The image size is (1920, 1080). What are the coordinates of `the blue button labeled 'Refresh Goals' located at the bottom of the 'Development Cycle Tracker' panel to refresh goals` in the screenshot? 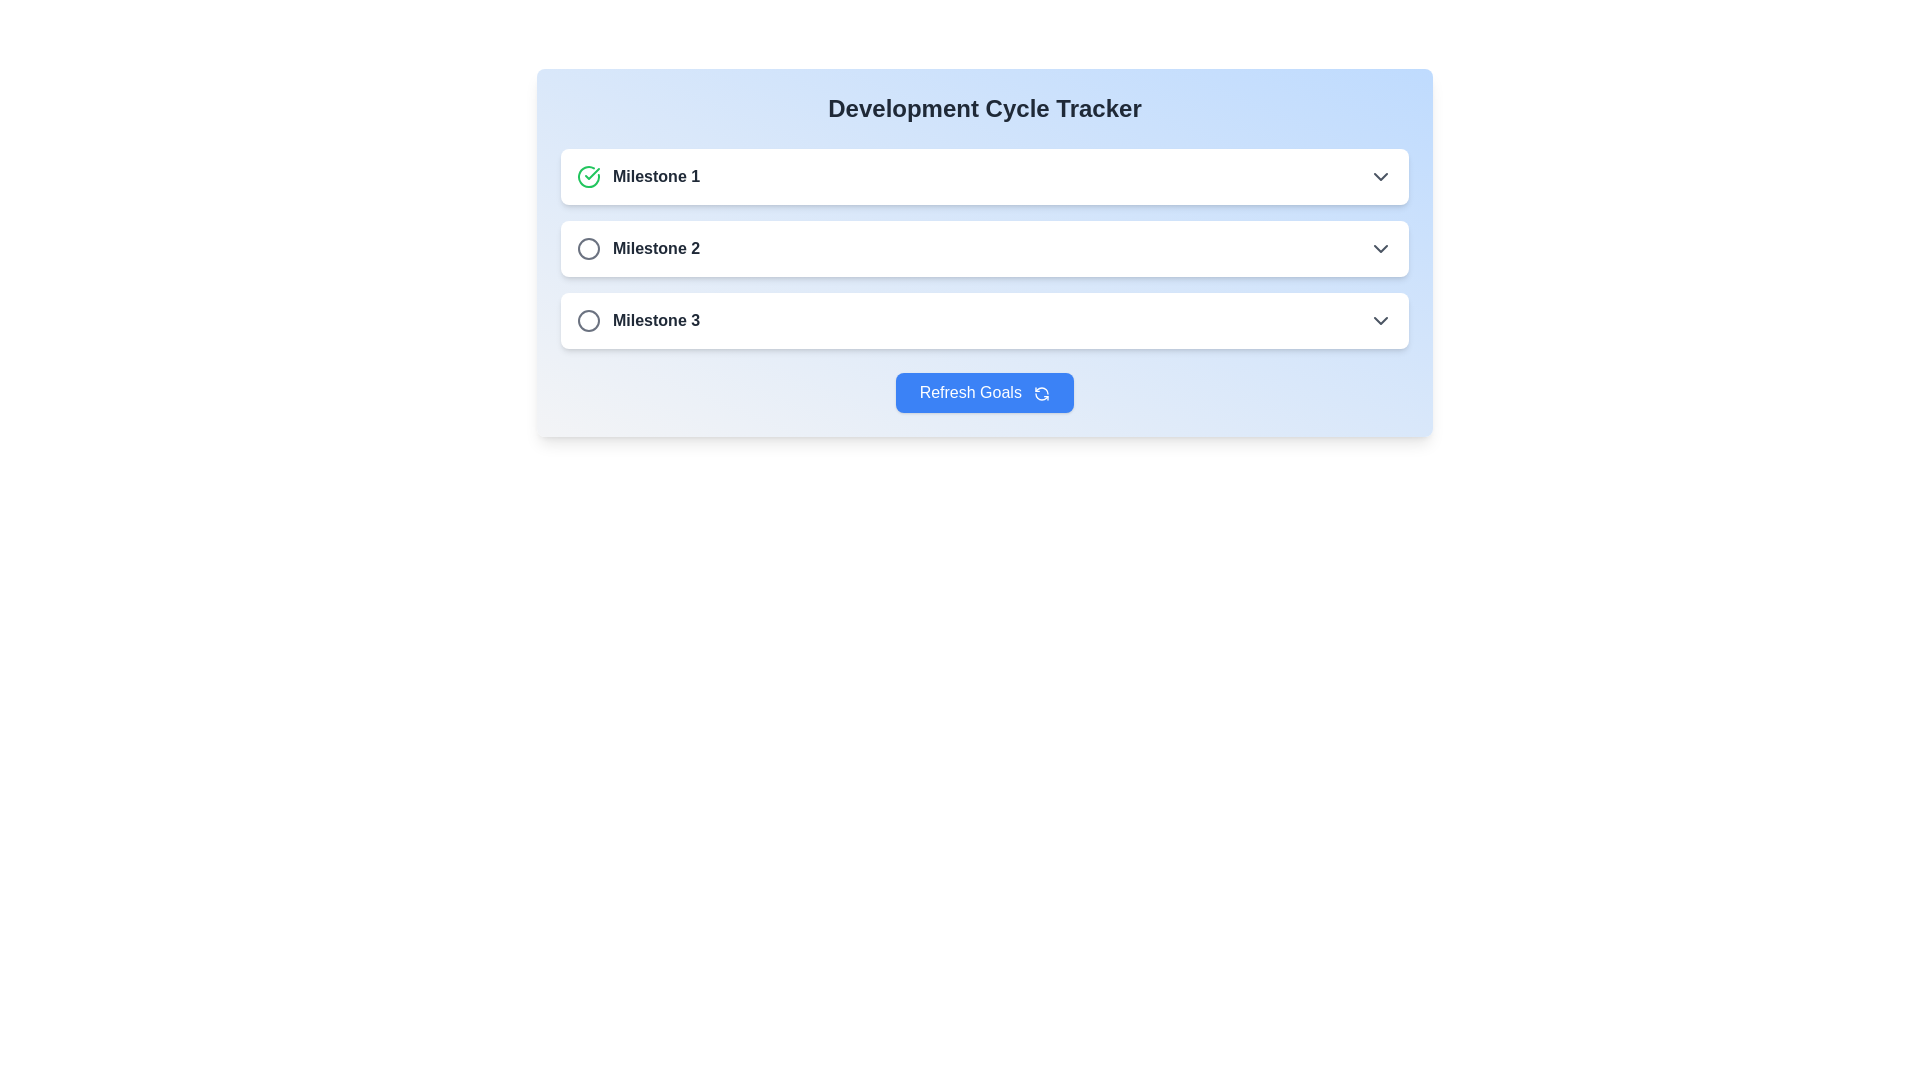 It's located at (984, 393).